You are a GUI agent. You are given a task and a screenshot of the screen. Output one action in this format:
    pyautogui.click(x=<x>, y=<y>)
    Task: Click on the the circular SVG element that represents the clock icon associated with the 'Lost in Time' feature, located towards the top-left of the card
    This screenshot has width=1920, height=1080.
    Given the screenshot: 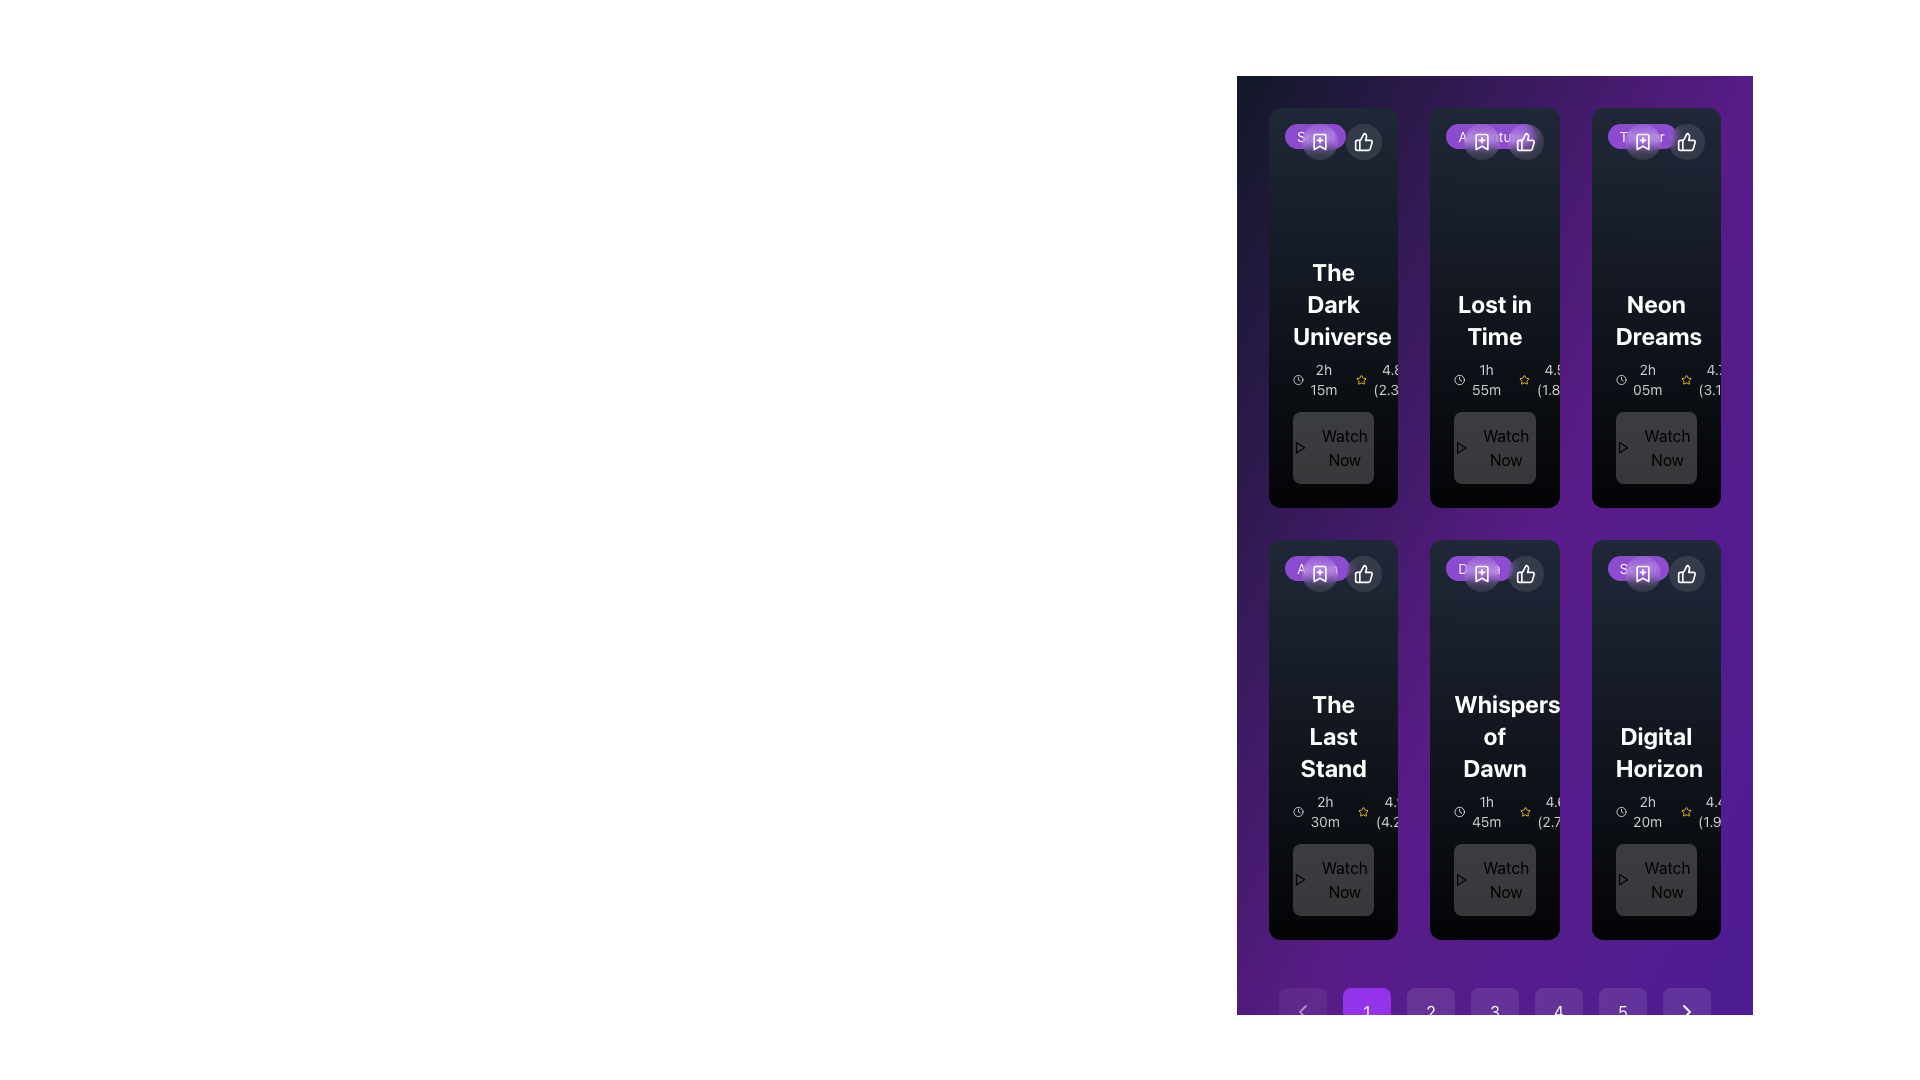 What is the action you would take?
    pyautogui.click(x=1459, y=380)
    